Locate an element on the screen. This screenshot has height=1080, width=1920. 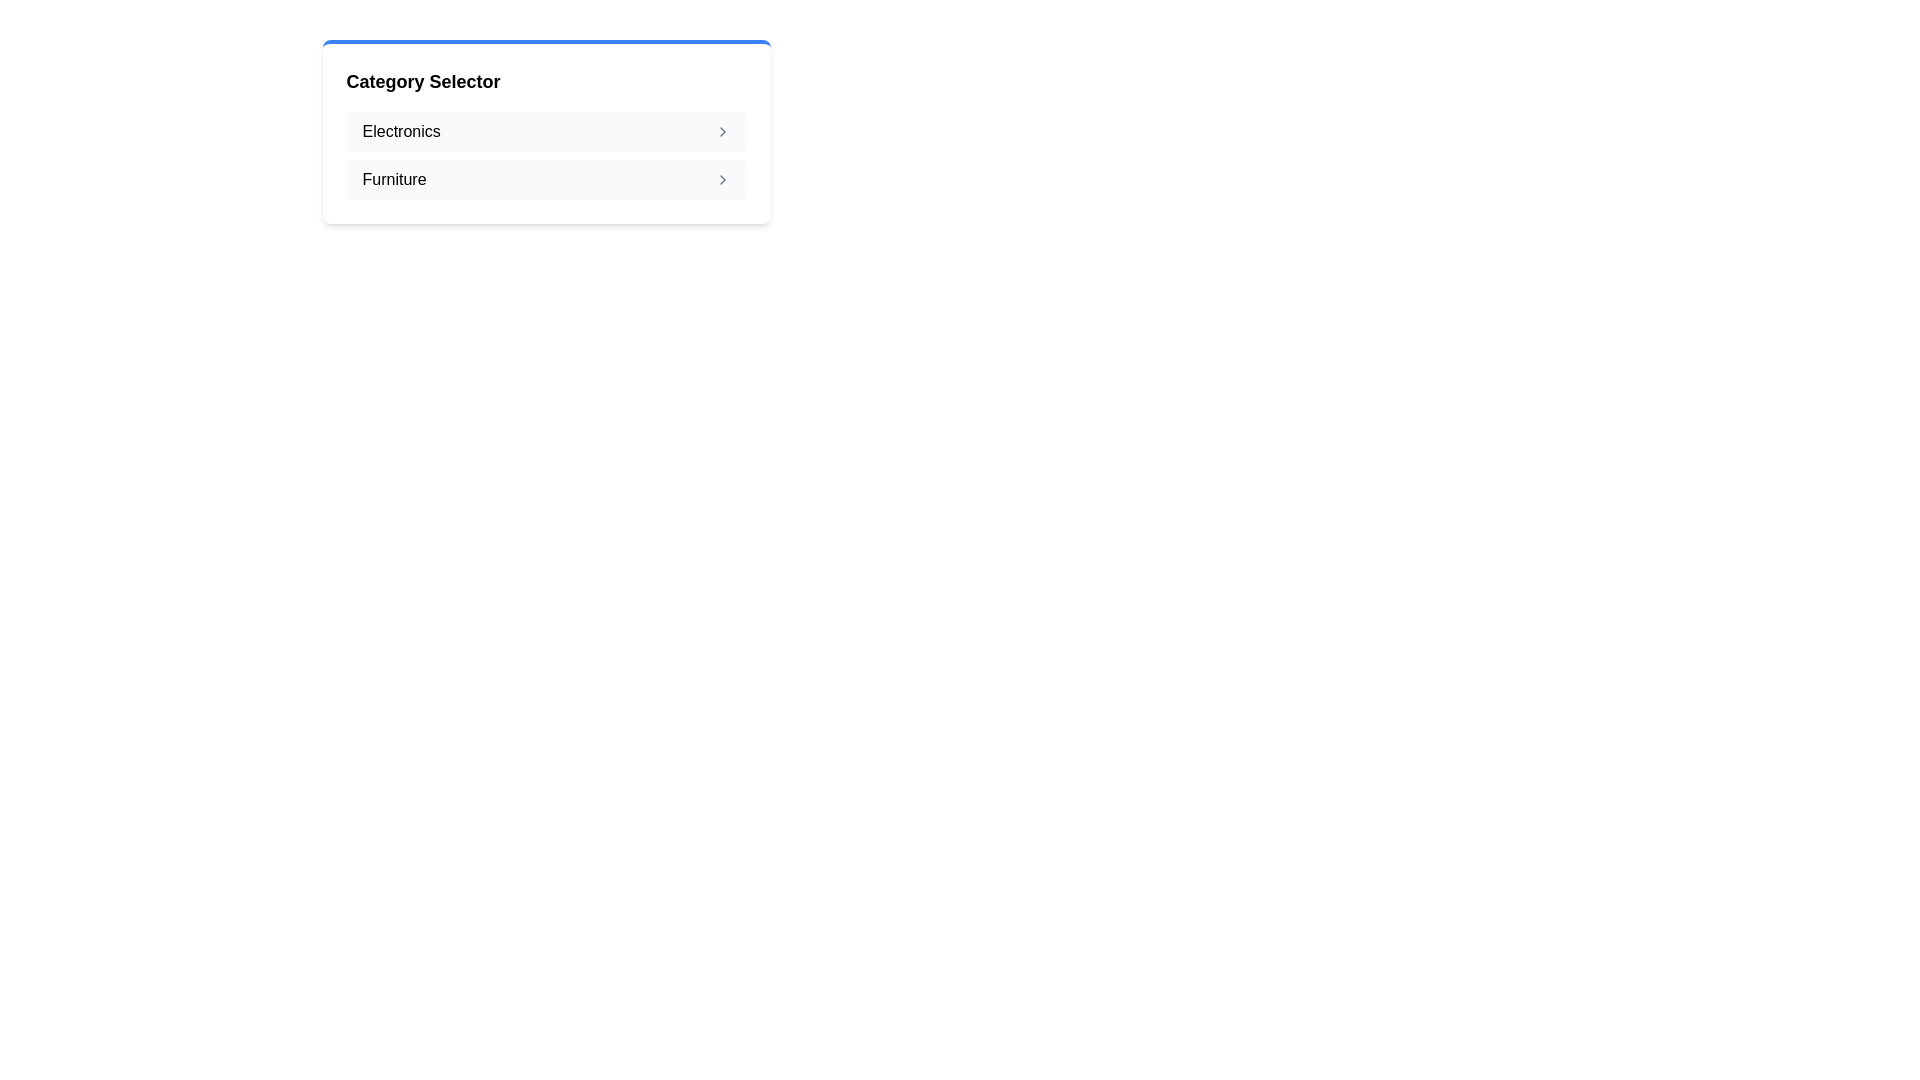
the text label that serves as the title or purpose descriptor for the dropdown interface, located at the top left above the category options is located at coordinates (422, 80).